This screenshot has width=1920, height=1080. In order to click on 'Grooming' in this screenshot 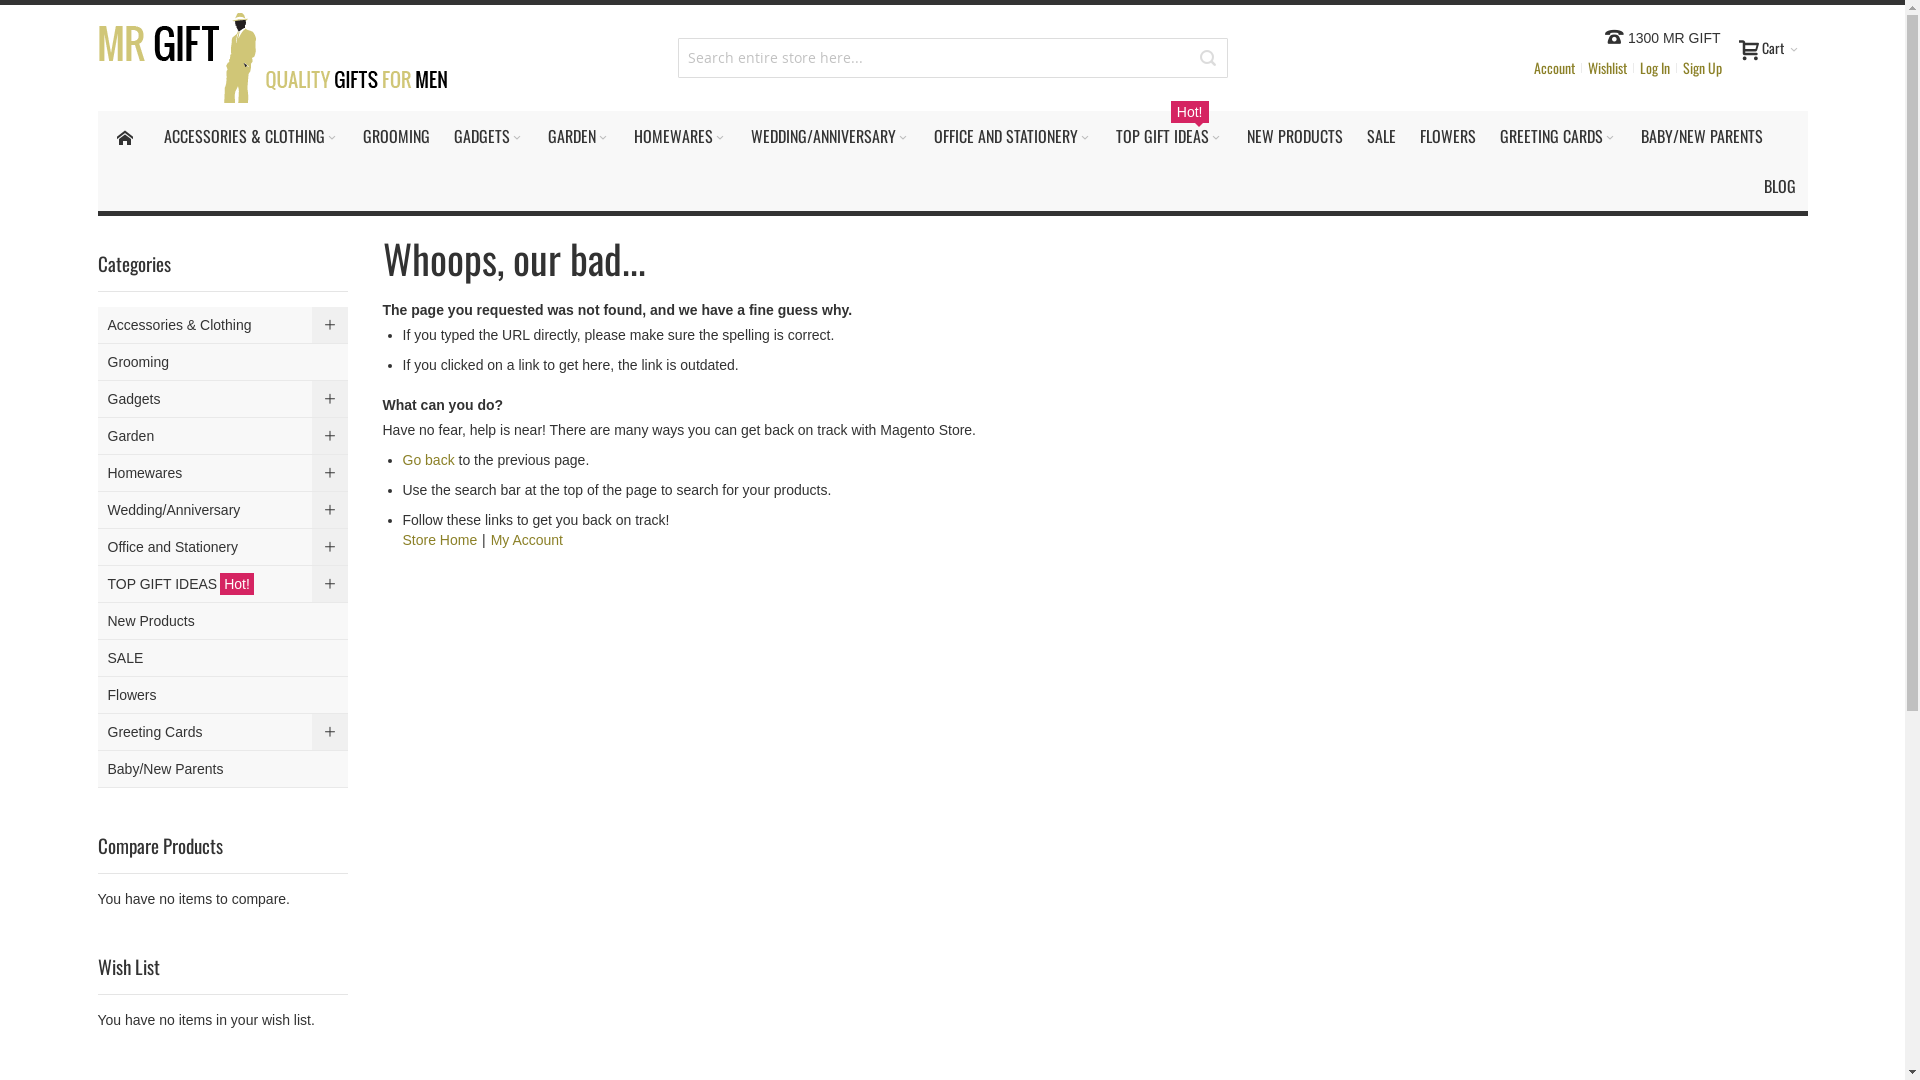, I will do `click(96, 362)`.